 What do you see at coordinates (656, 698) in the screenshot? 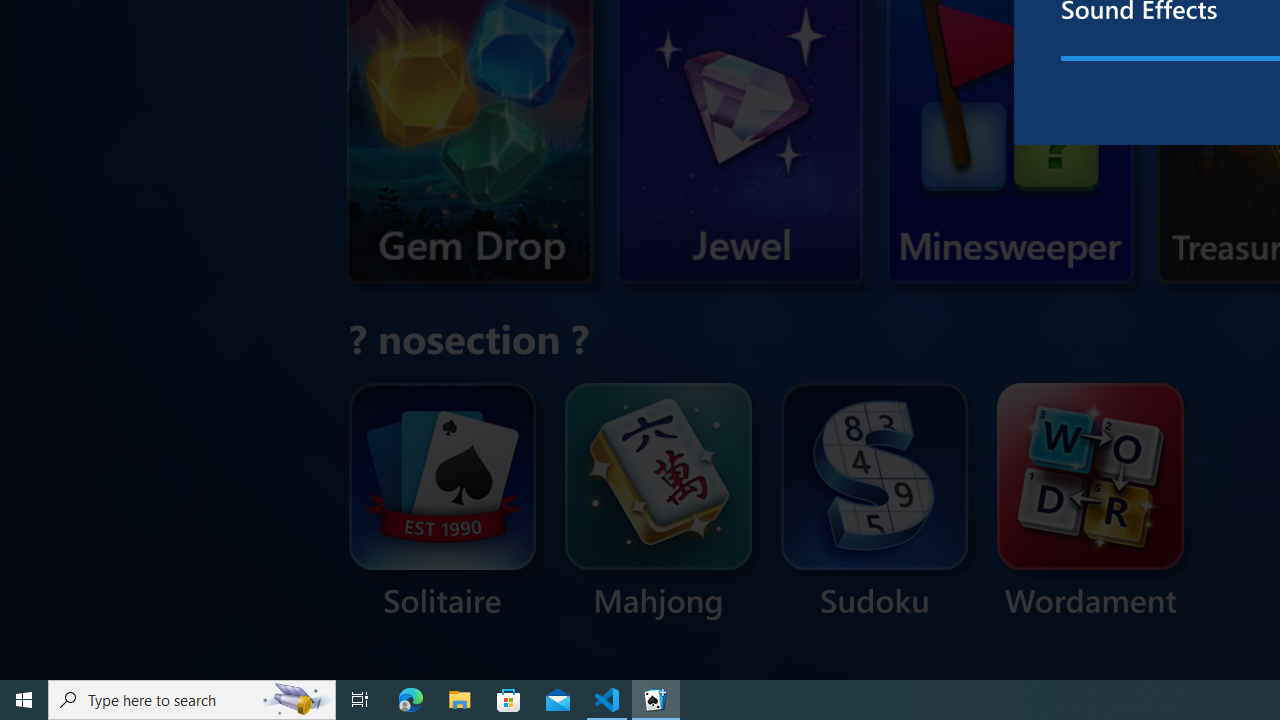
I see `'Solitaire & Casual Games - 1 running window'` at bounding box center [656, 698].